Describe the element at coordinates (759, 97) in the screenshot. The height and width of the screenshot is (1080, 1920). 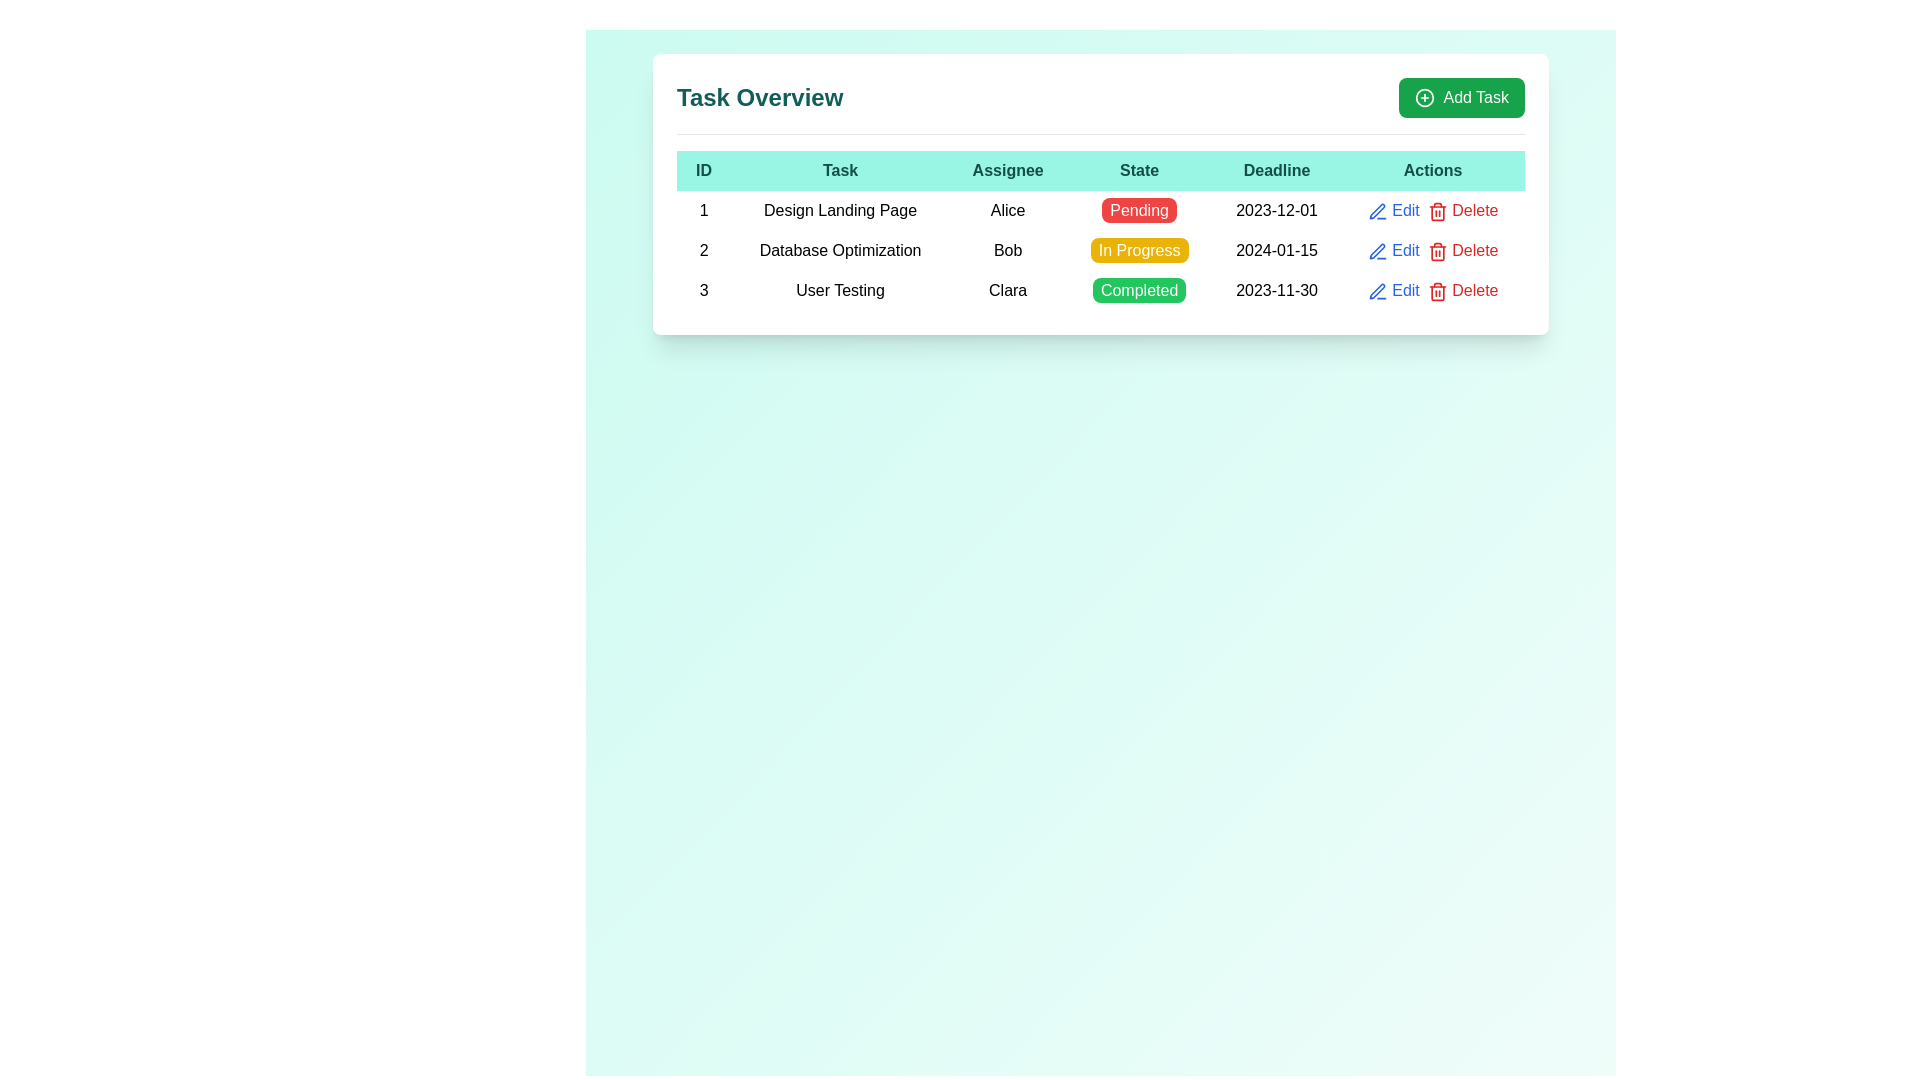
I see `the Text (Heading) element that serves as a title for the task management section, located to the left of the 'Add Task' button` at that location.